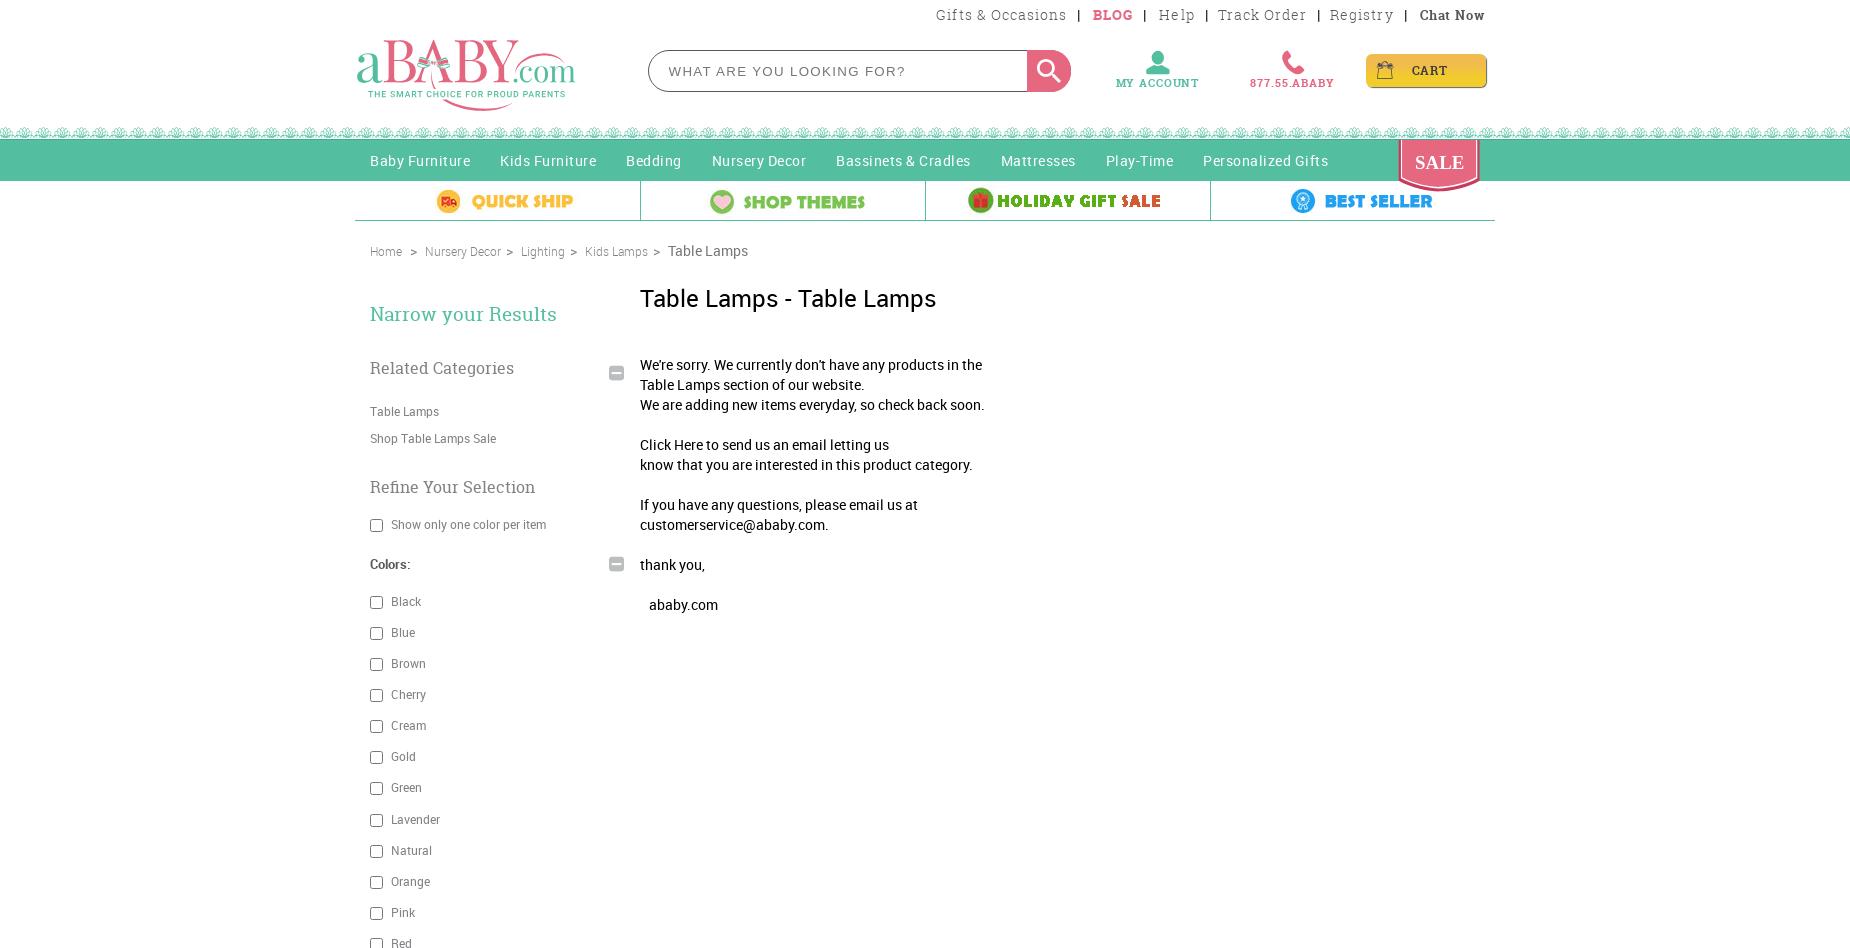  I want to click on 'Help', so click(1175, 14).